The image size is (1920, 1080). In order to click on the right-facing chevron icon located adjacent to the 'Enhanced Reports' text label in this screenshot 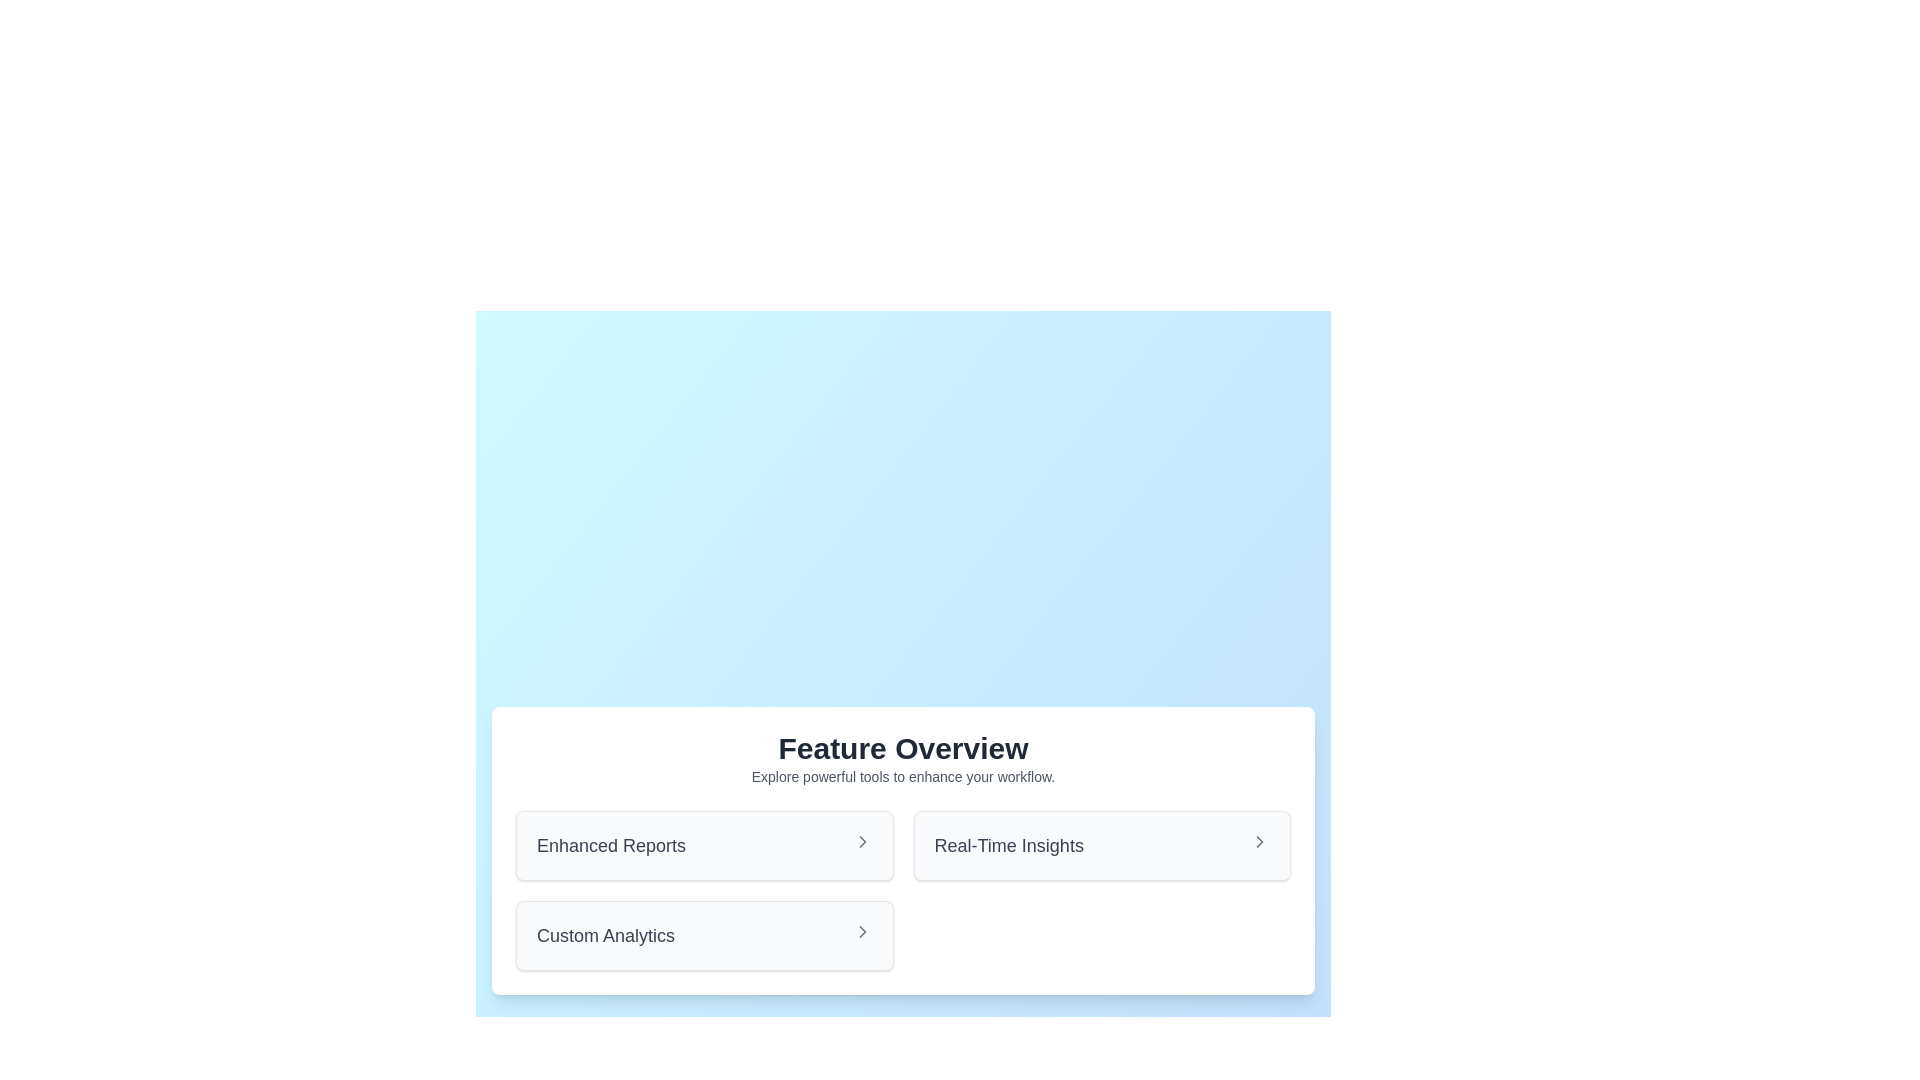, I will do `click(862, 841)`.